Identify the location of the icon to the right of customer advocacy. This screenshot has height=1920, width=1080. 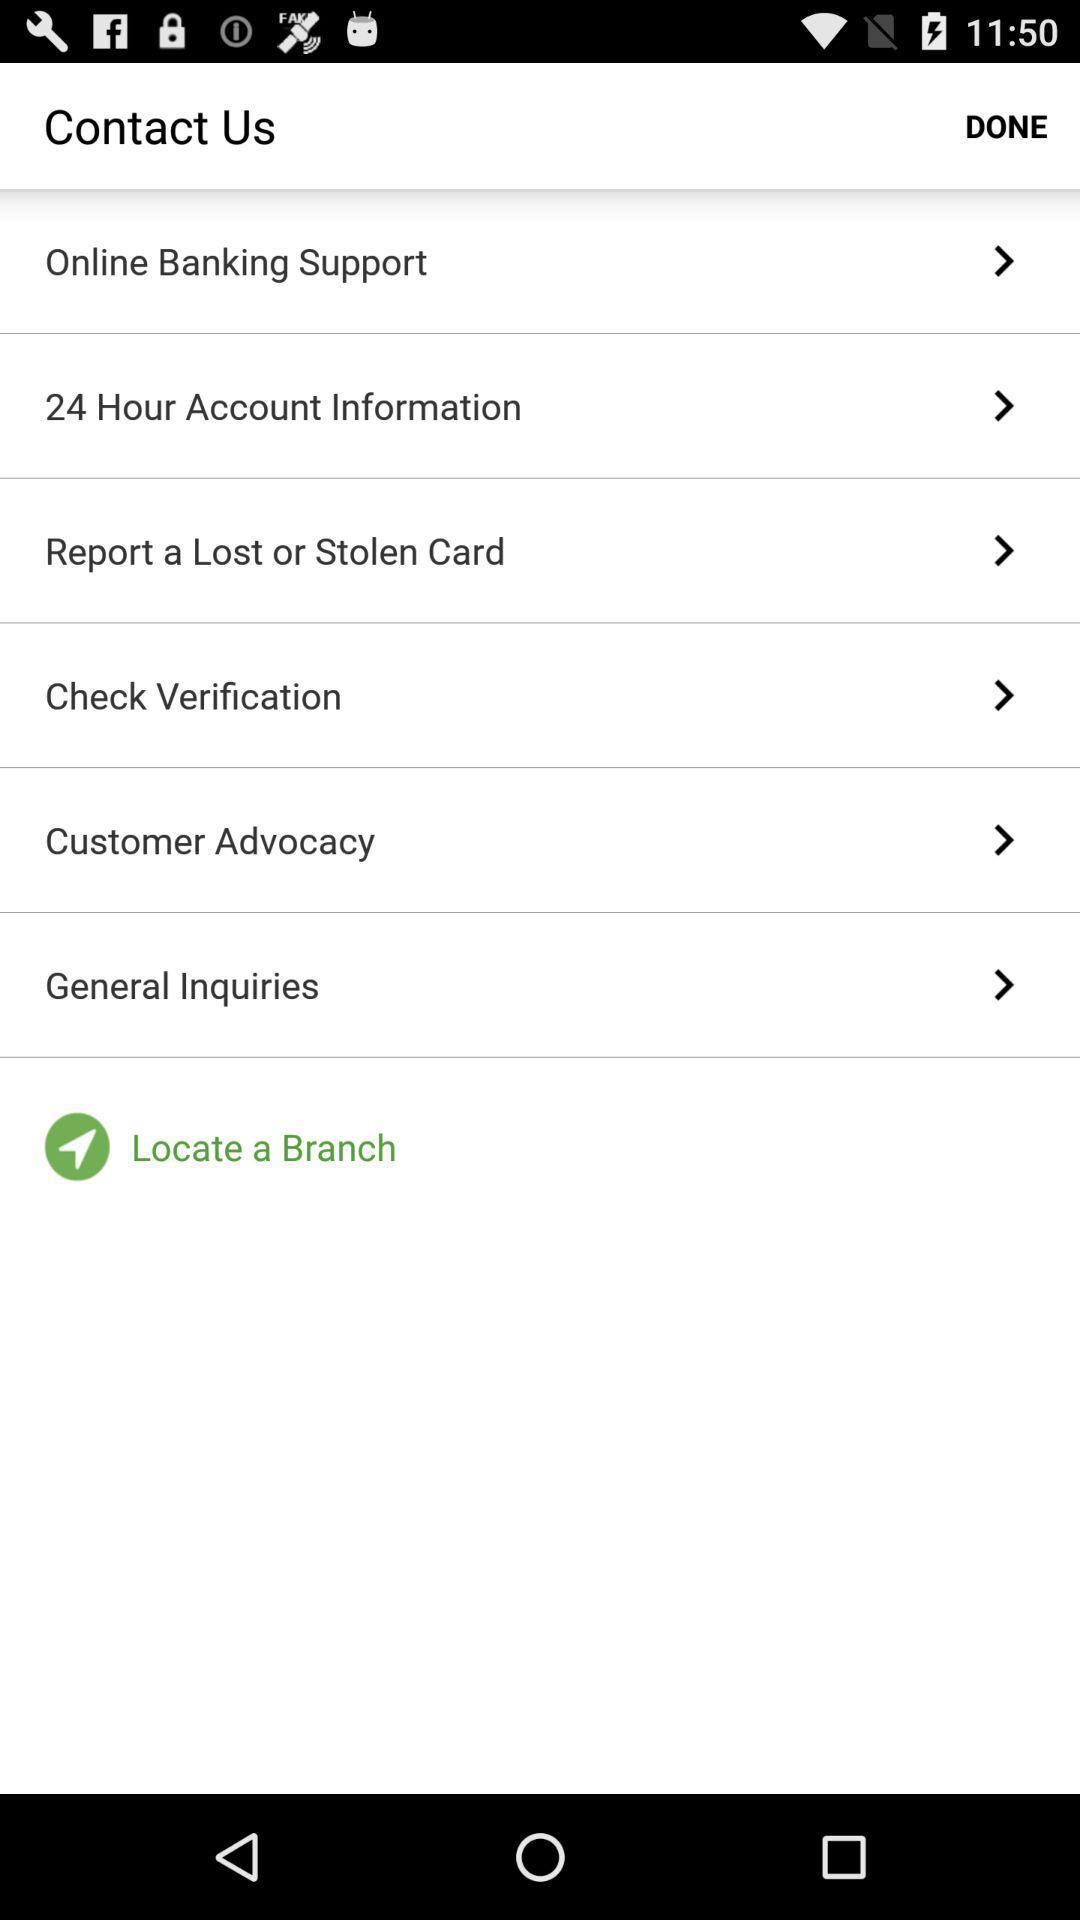
(1003, 840).